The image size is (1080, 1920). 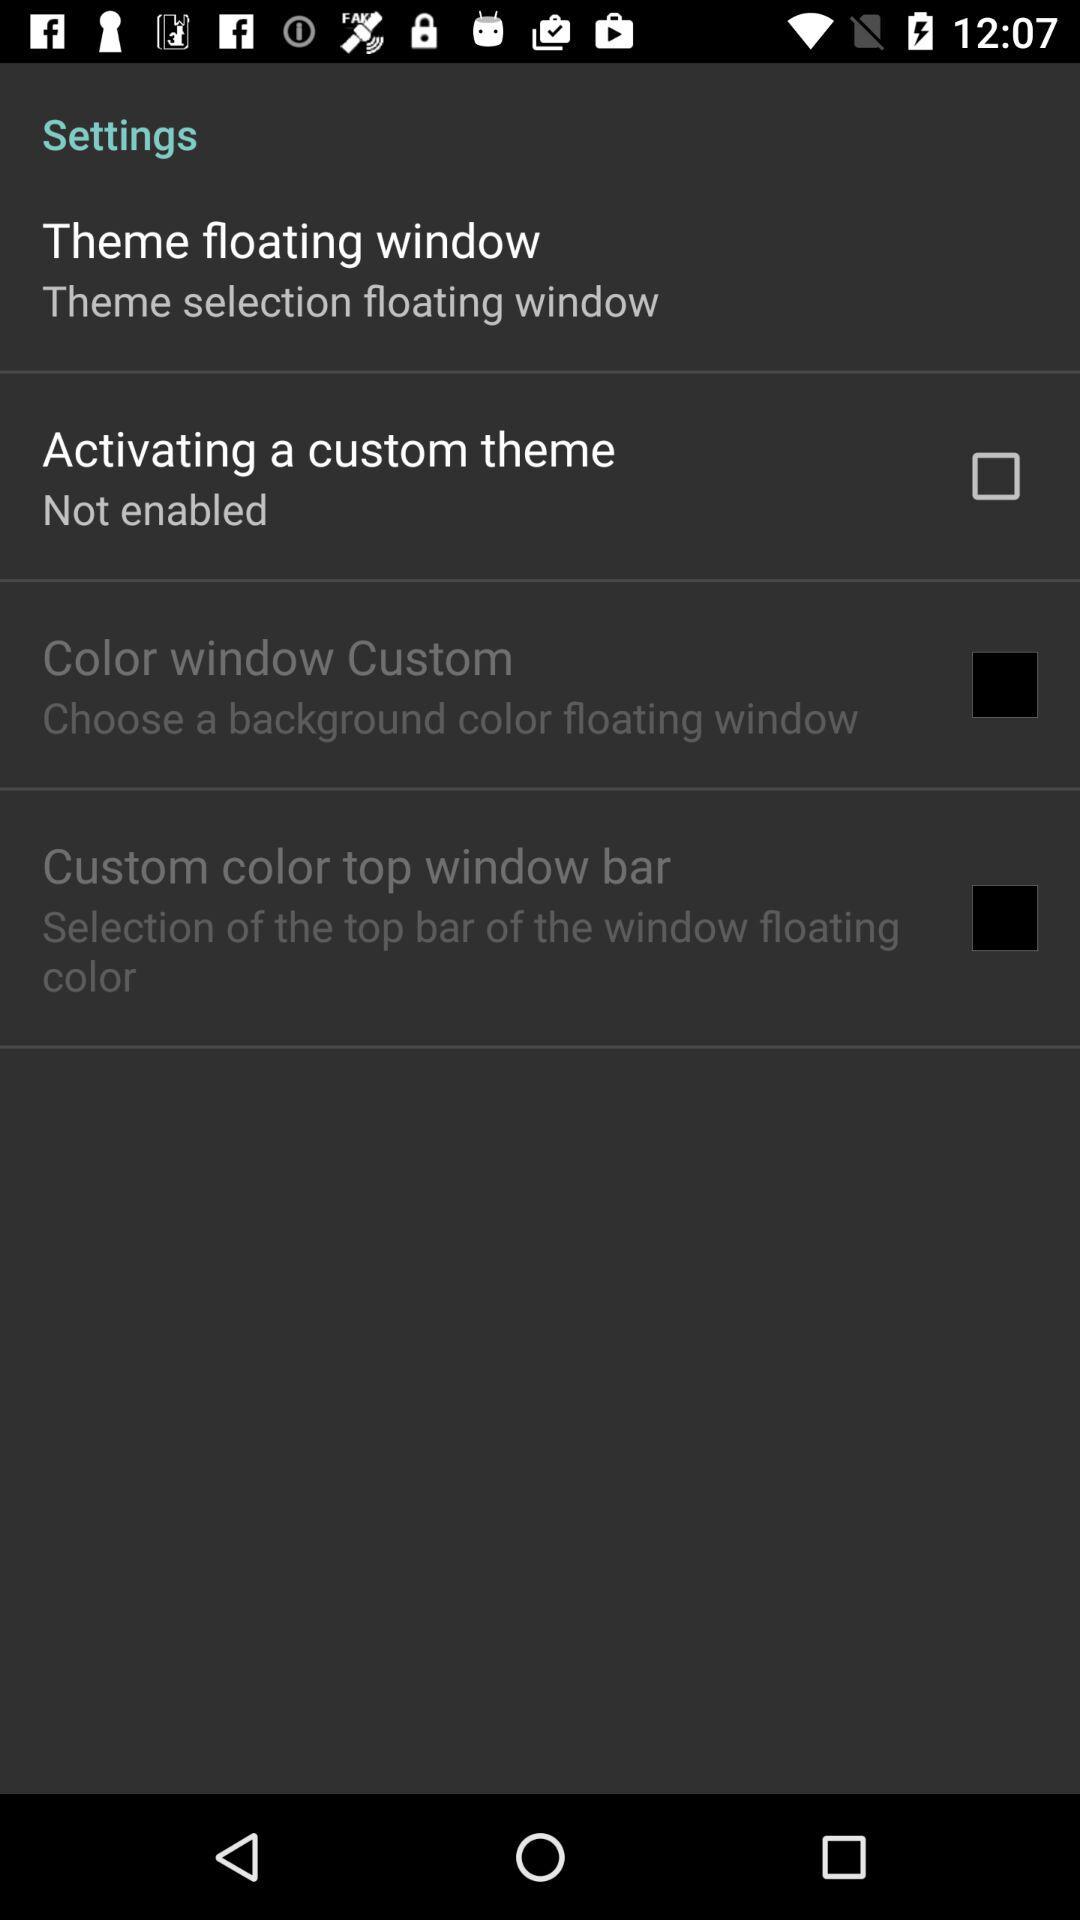 I want to click on not enabled app, so click(x=154, y=508).